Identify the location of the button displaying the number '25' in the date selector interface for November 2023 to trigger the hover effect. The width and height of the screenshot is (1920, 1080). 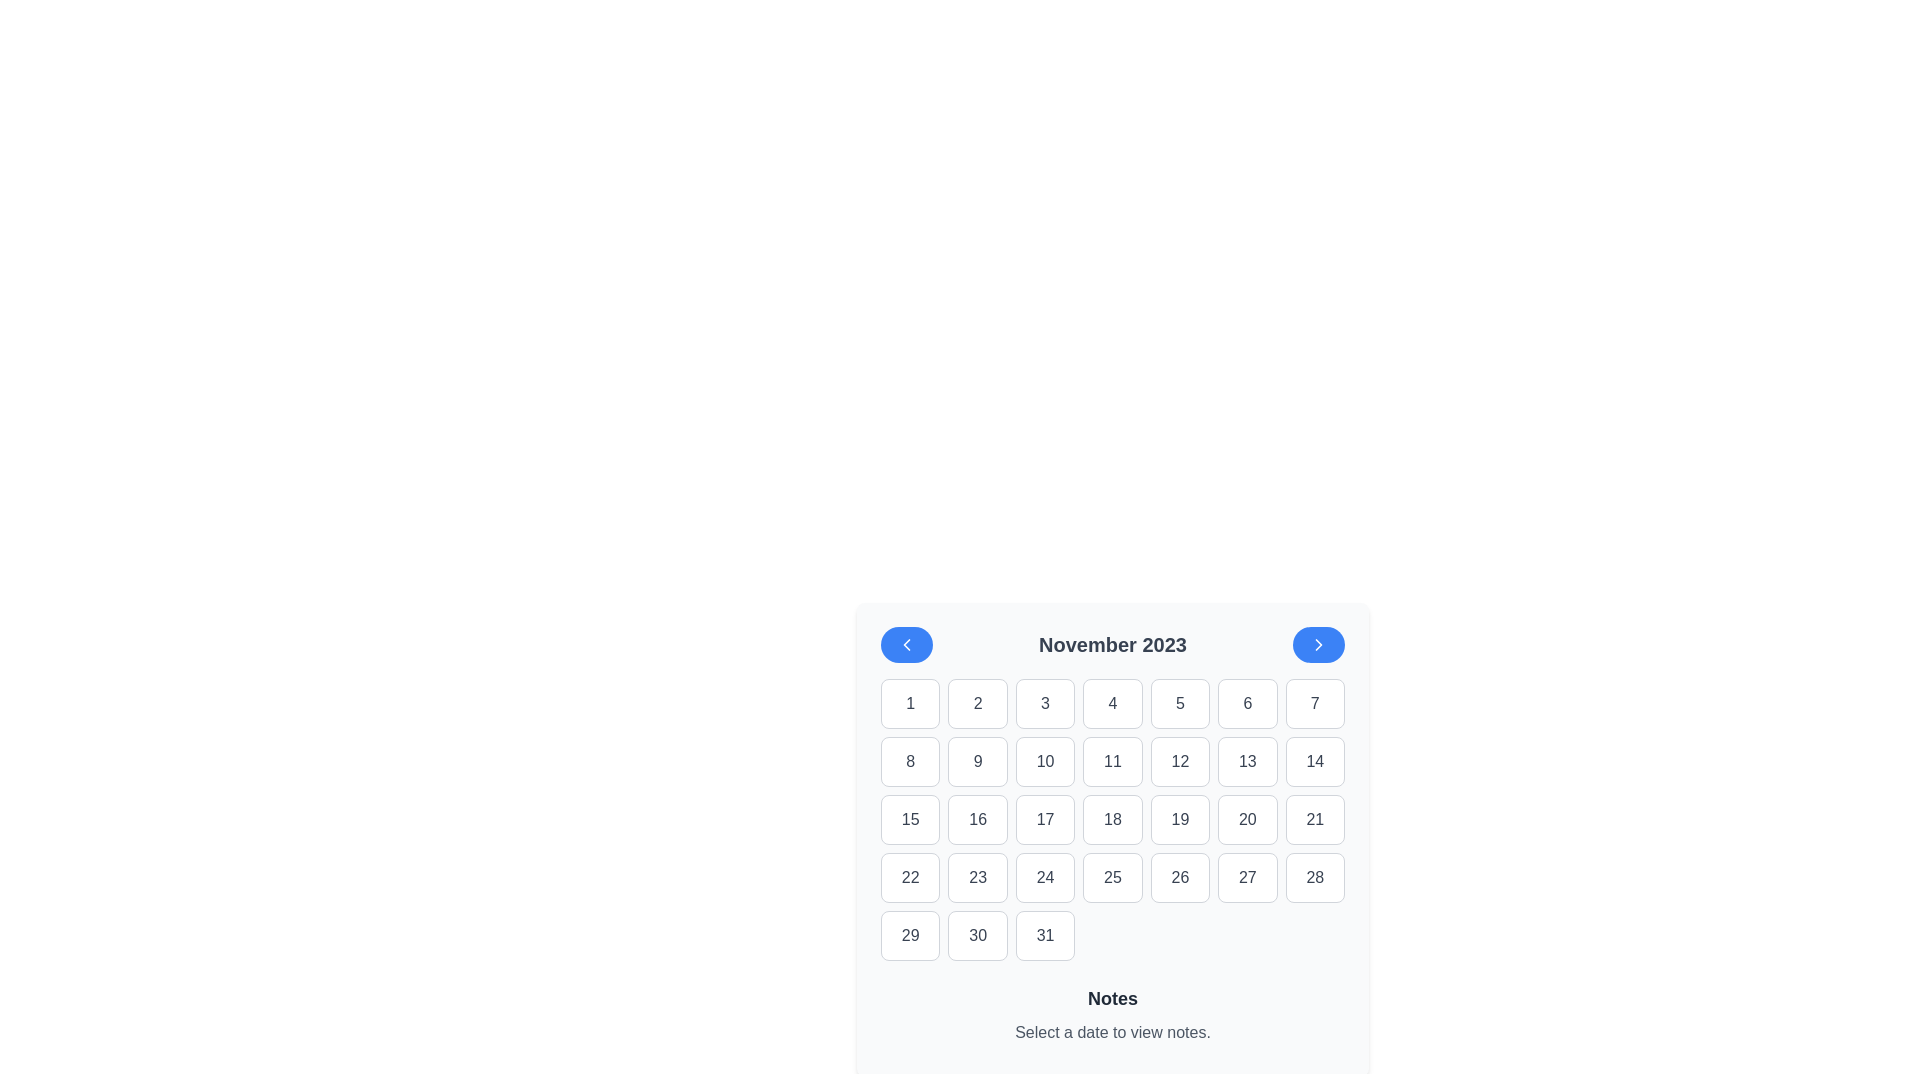
(1112, 877).